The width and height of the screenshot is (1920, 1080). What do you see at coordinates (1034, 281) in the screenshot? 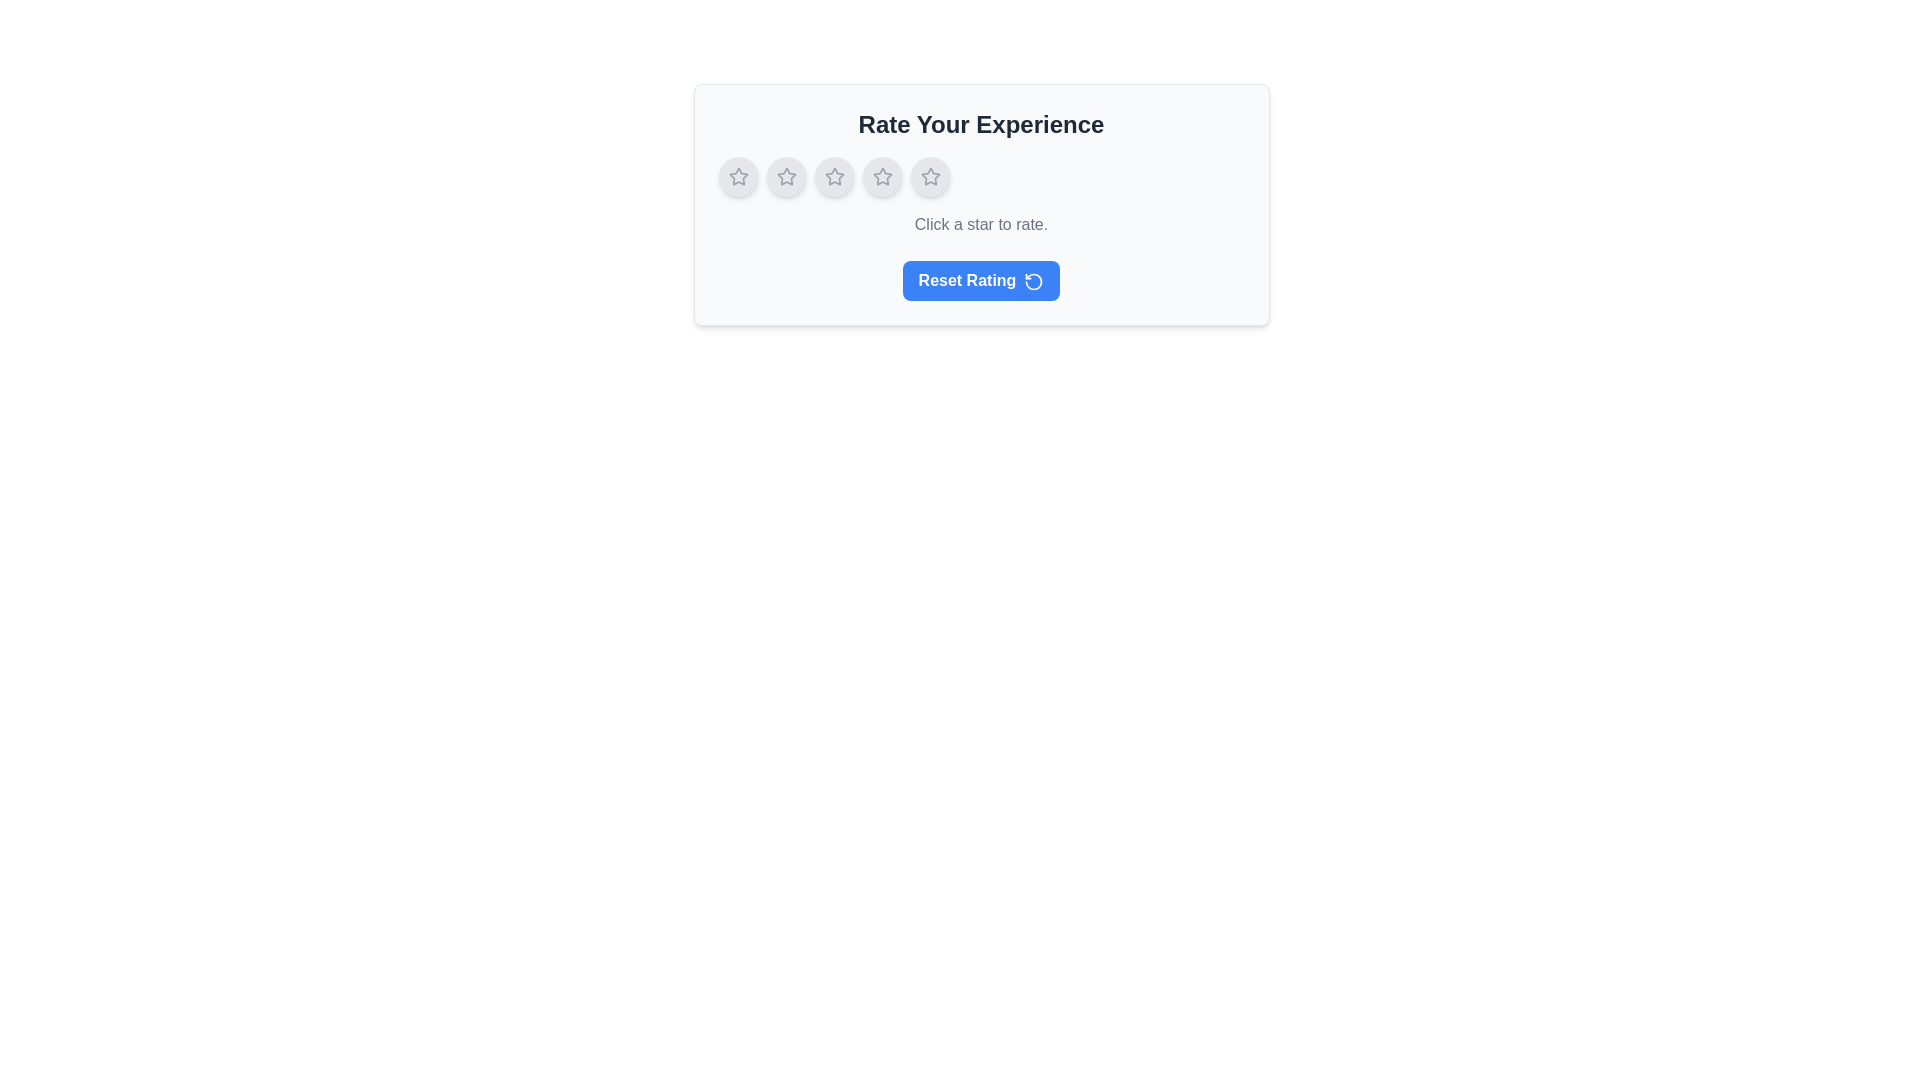
I see `the reset rating icon, which is located at the far right side of the 'Reset Rating' button, adjacent to the text label` at bounding box center [1034, 281].